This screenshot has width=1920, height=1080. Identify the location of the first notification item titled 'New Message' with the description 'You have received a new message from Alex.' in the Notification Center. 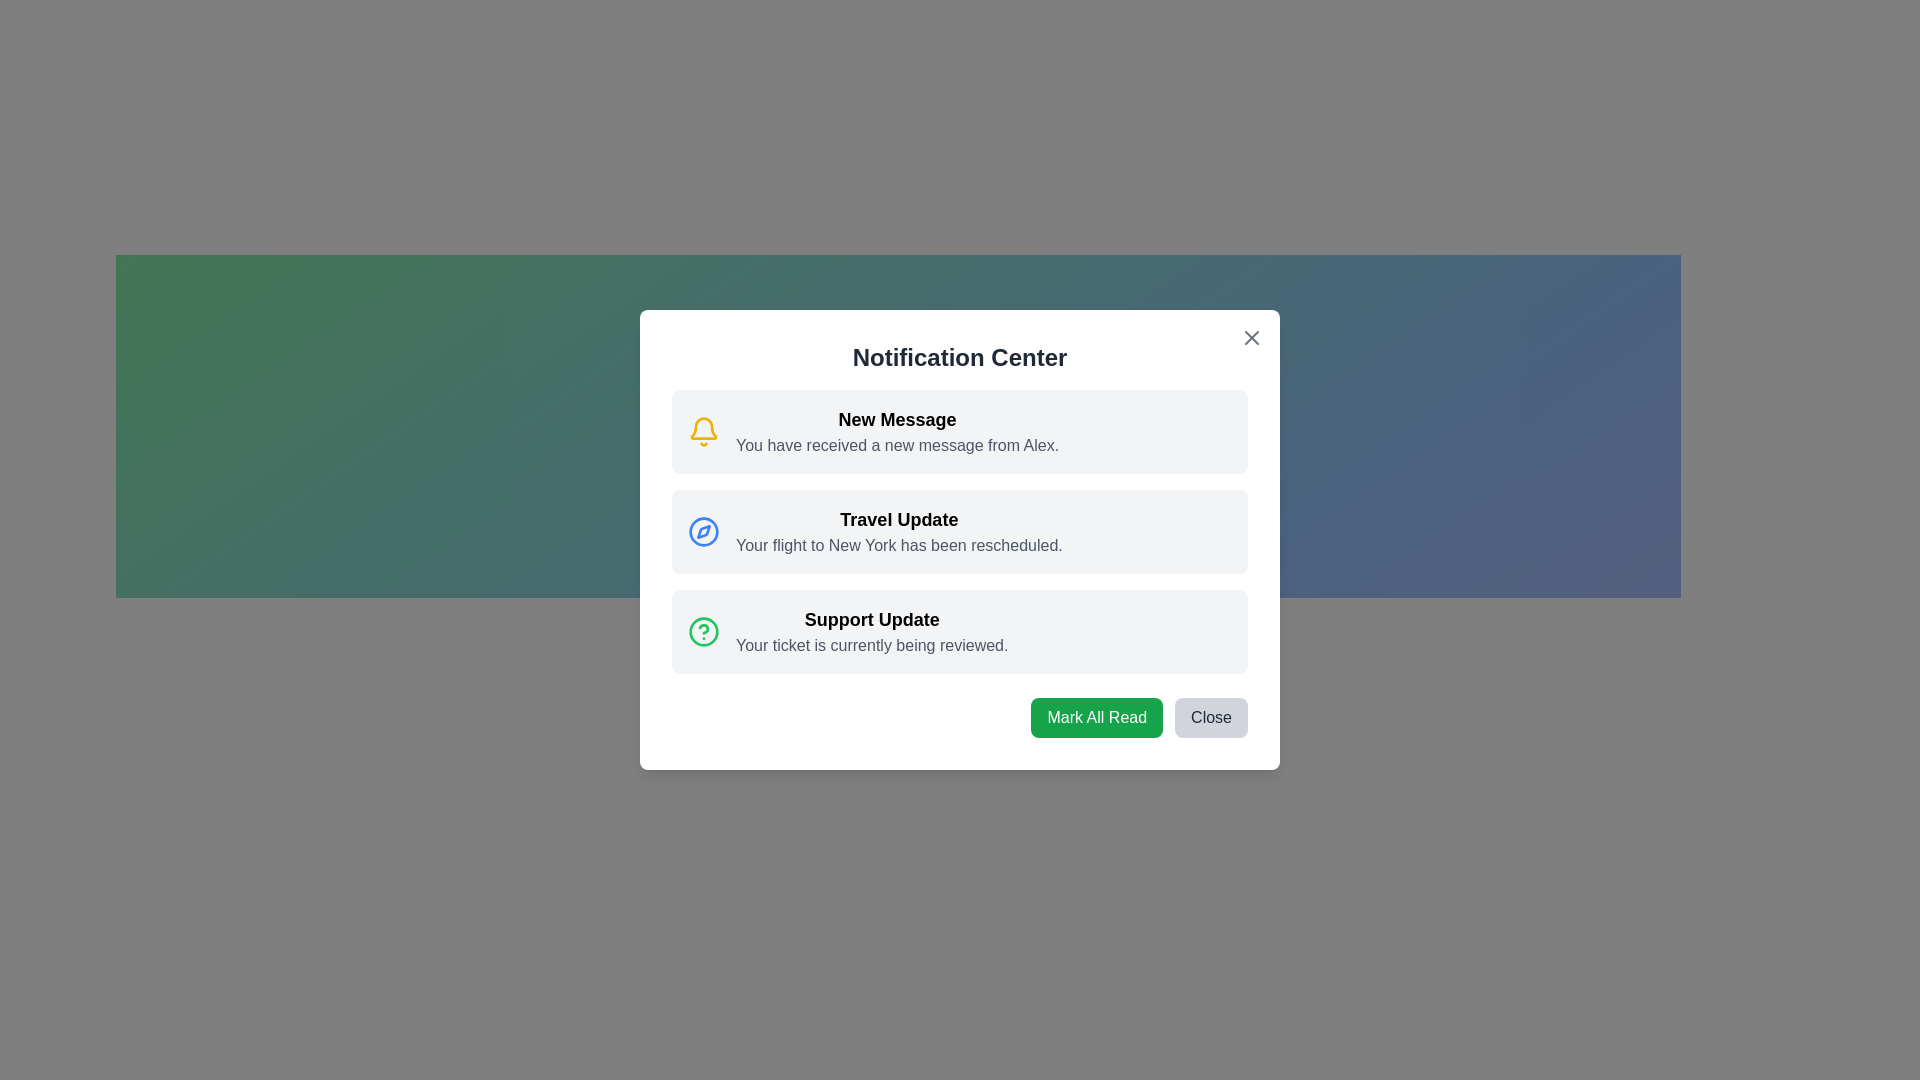
(896, 431).